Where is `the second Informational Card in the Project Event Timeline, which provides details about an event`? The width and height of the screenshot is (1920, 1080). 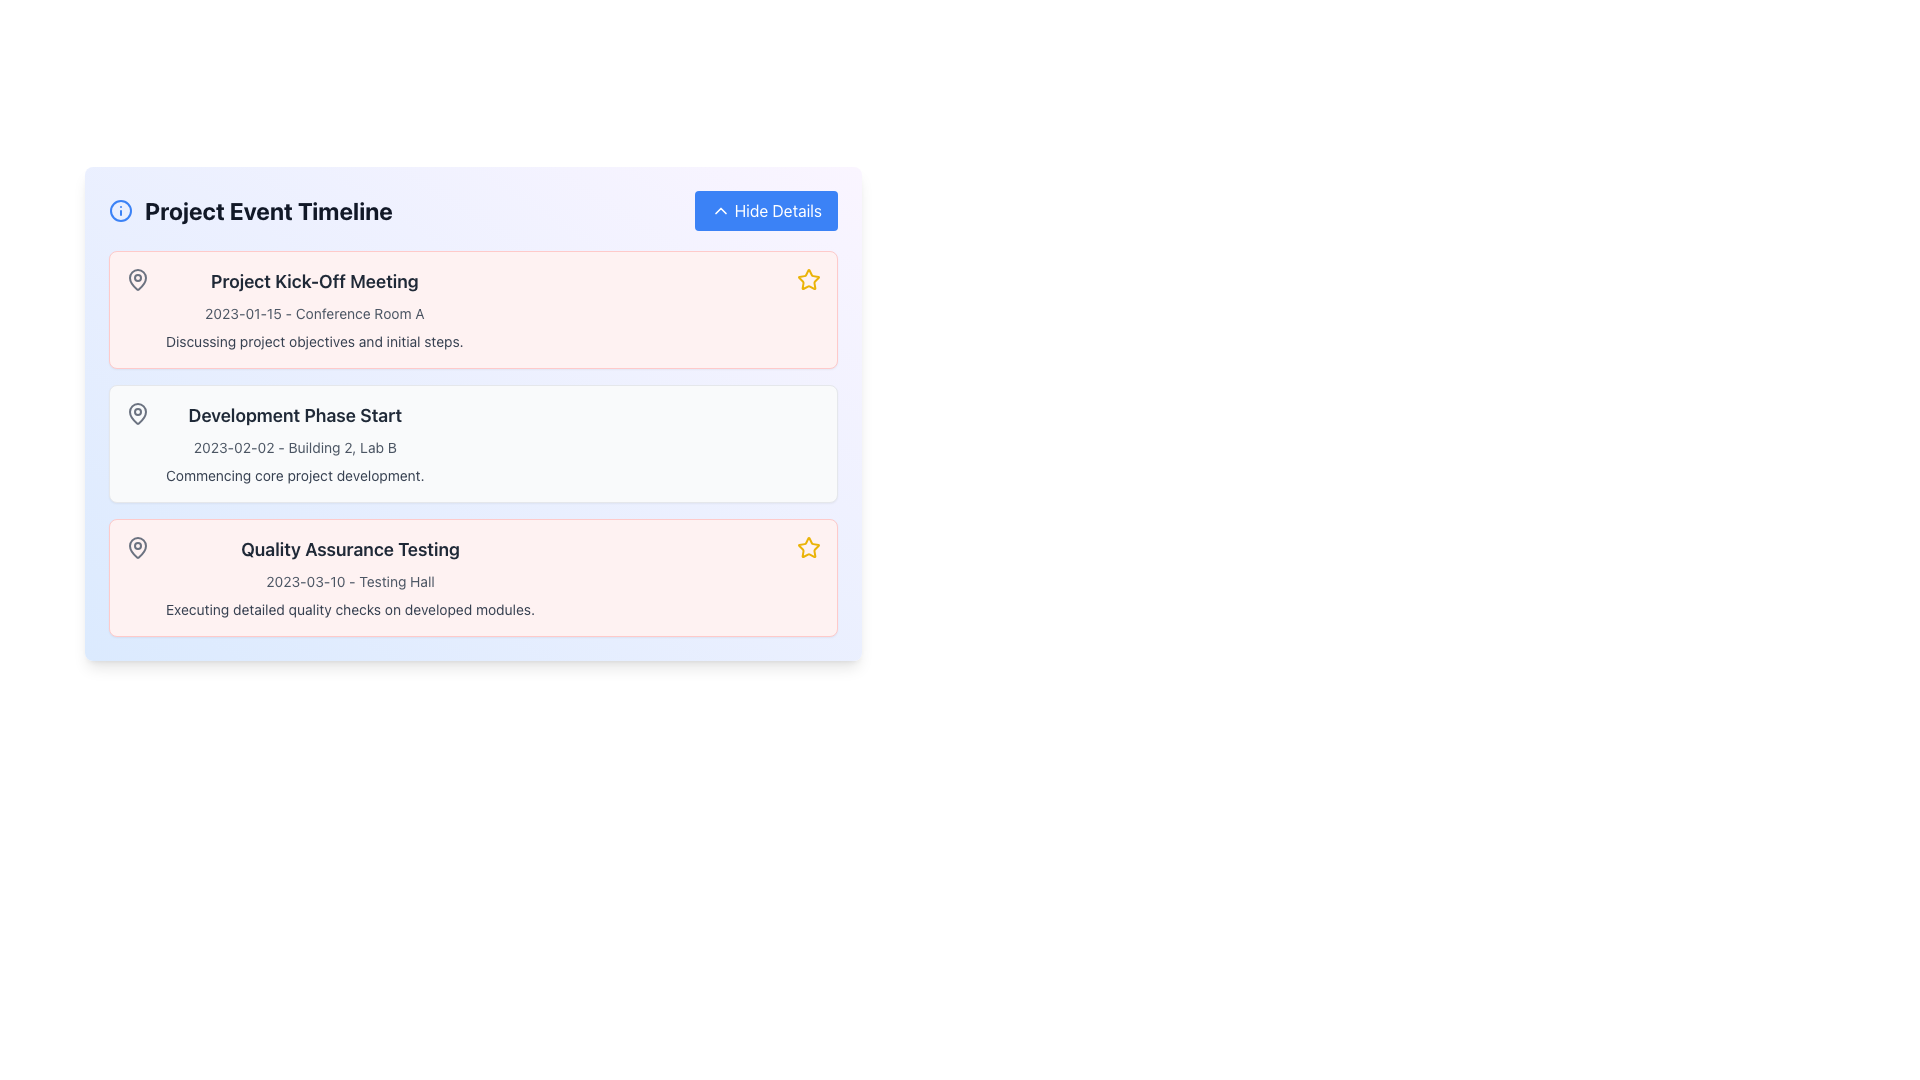
the second Informational Card in the Project Event Timeline, which provides details about an event is located at coordinates (472, 412).